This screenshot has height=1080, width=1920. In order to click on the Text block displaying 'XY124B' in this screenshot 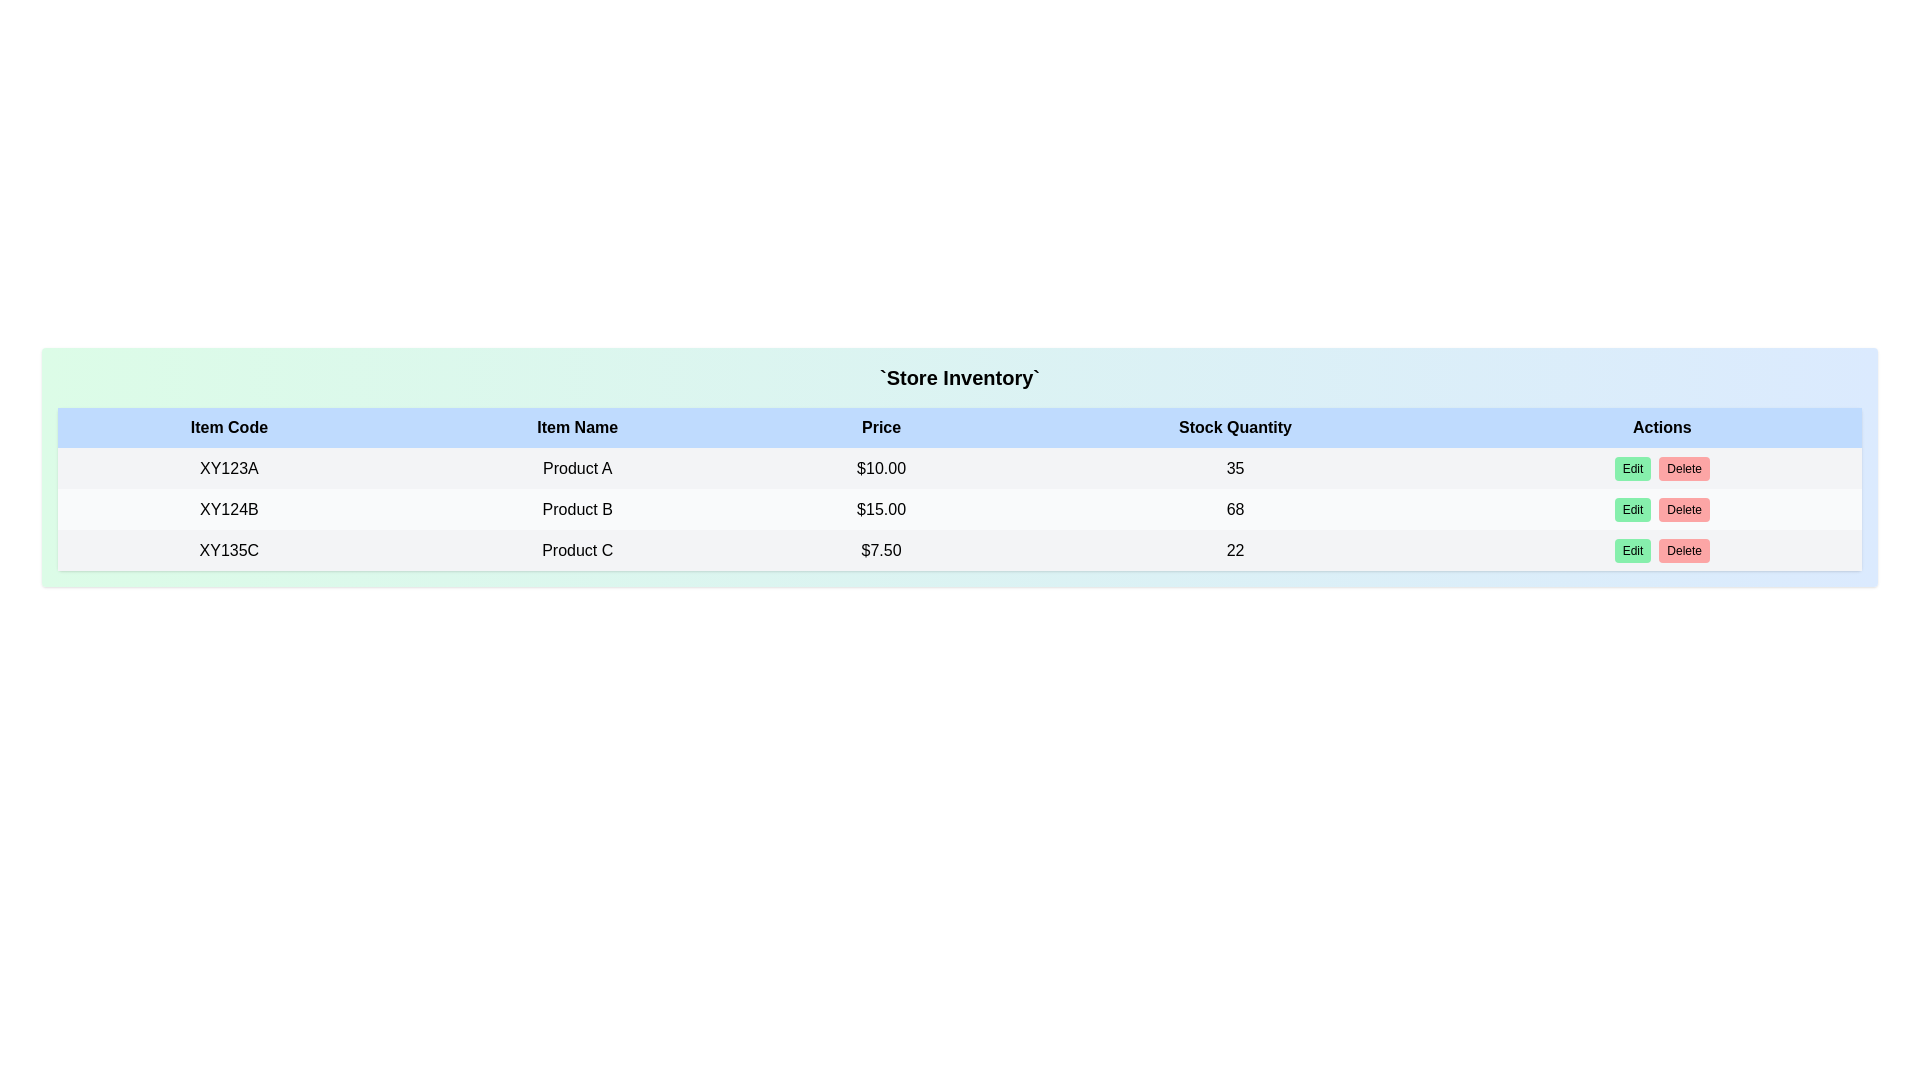, I will do `click(229, 508)`.